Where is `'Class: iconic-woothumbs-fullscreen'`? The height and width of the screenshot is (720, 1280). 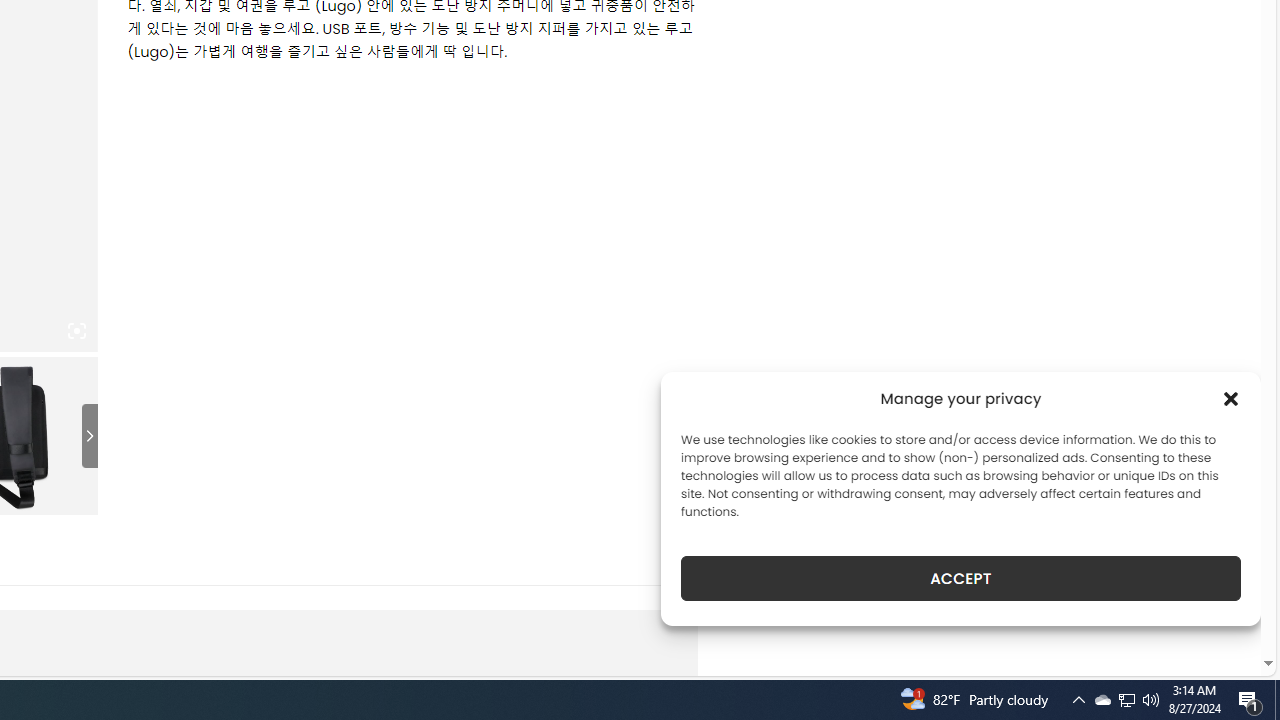 'Class: iconic-woothumbs-fullscreen' is located at coordinates (76, 330).